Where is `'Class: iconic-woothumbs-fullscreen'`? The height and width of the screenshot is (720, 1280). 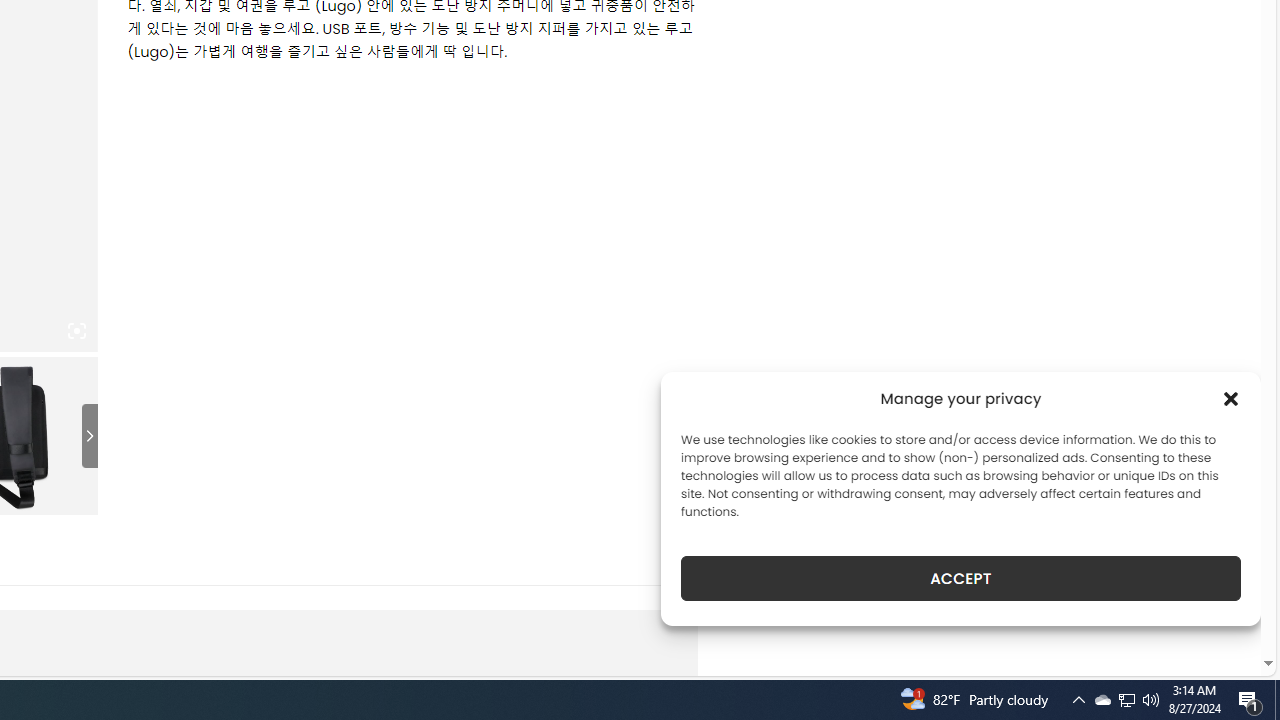 'Class: iconic-woothumbs-fullscreen' is located at coordinates (76, 330).